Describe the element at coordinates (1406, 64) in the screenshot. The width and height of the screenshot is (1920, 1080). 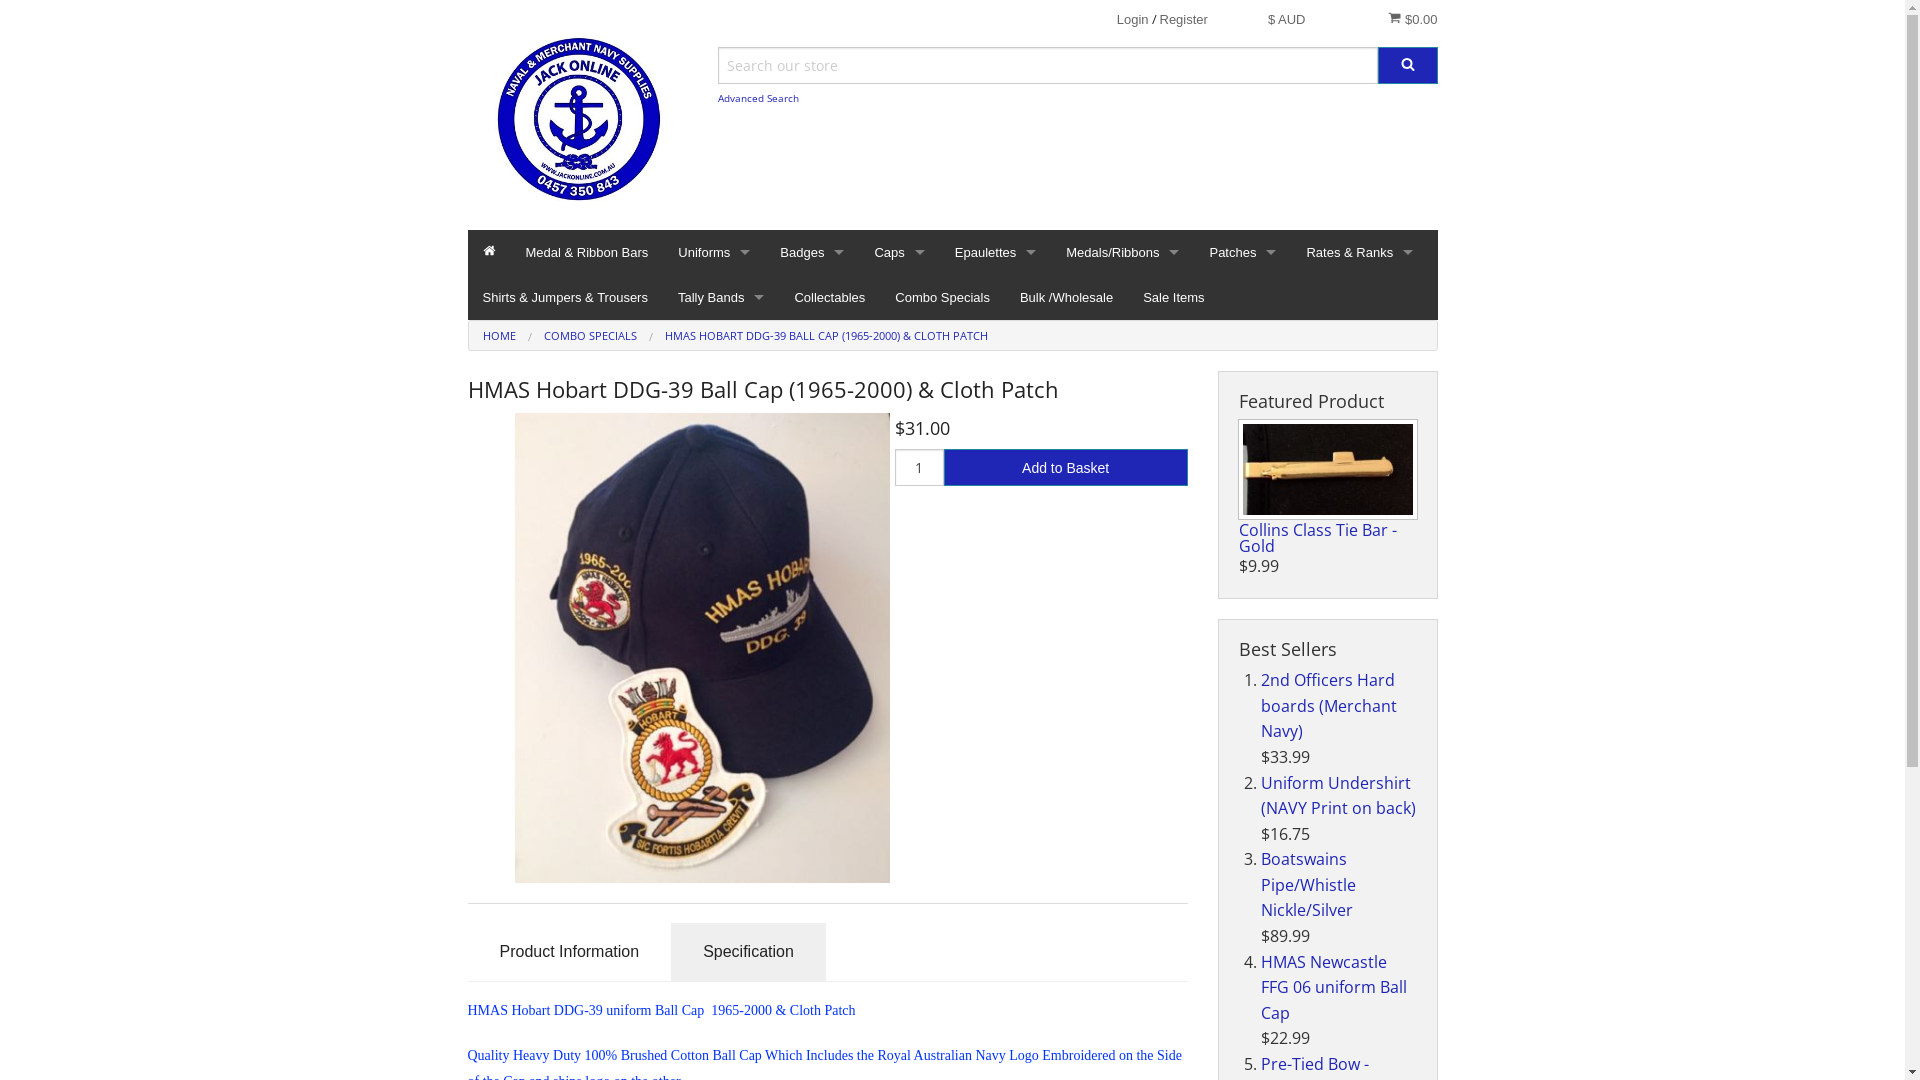
I see `'Search'` at that location.